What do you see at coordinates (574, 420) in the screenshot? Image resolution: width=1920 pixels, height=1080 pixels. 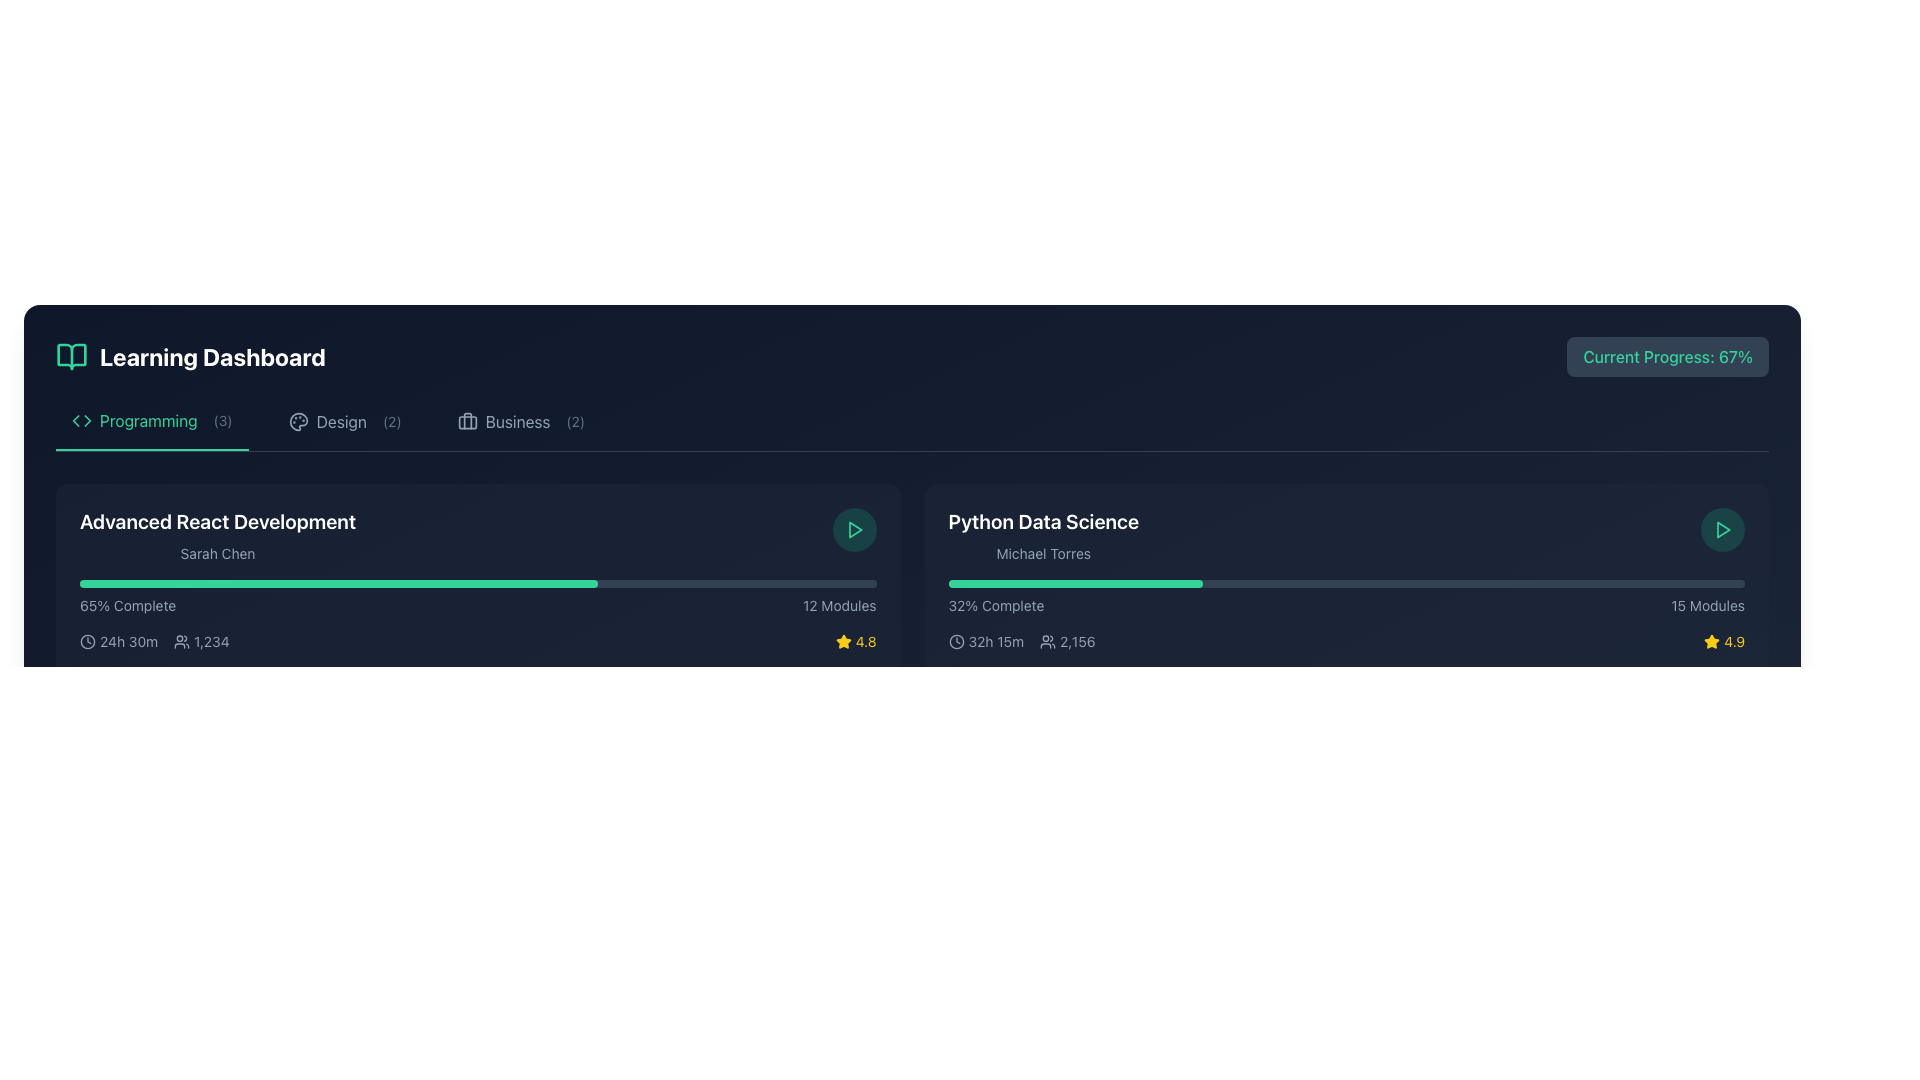 I see `the text label indicating the numerical quantity associated with the label 'Business', located immediately to the right of 'Business' in the Learning Dashboard section` at bounding box center [574, 420].